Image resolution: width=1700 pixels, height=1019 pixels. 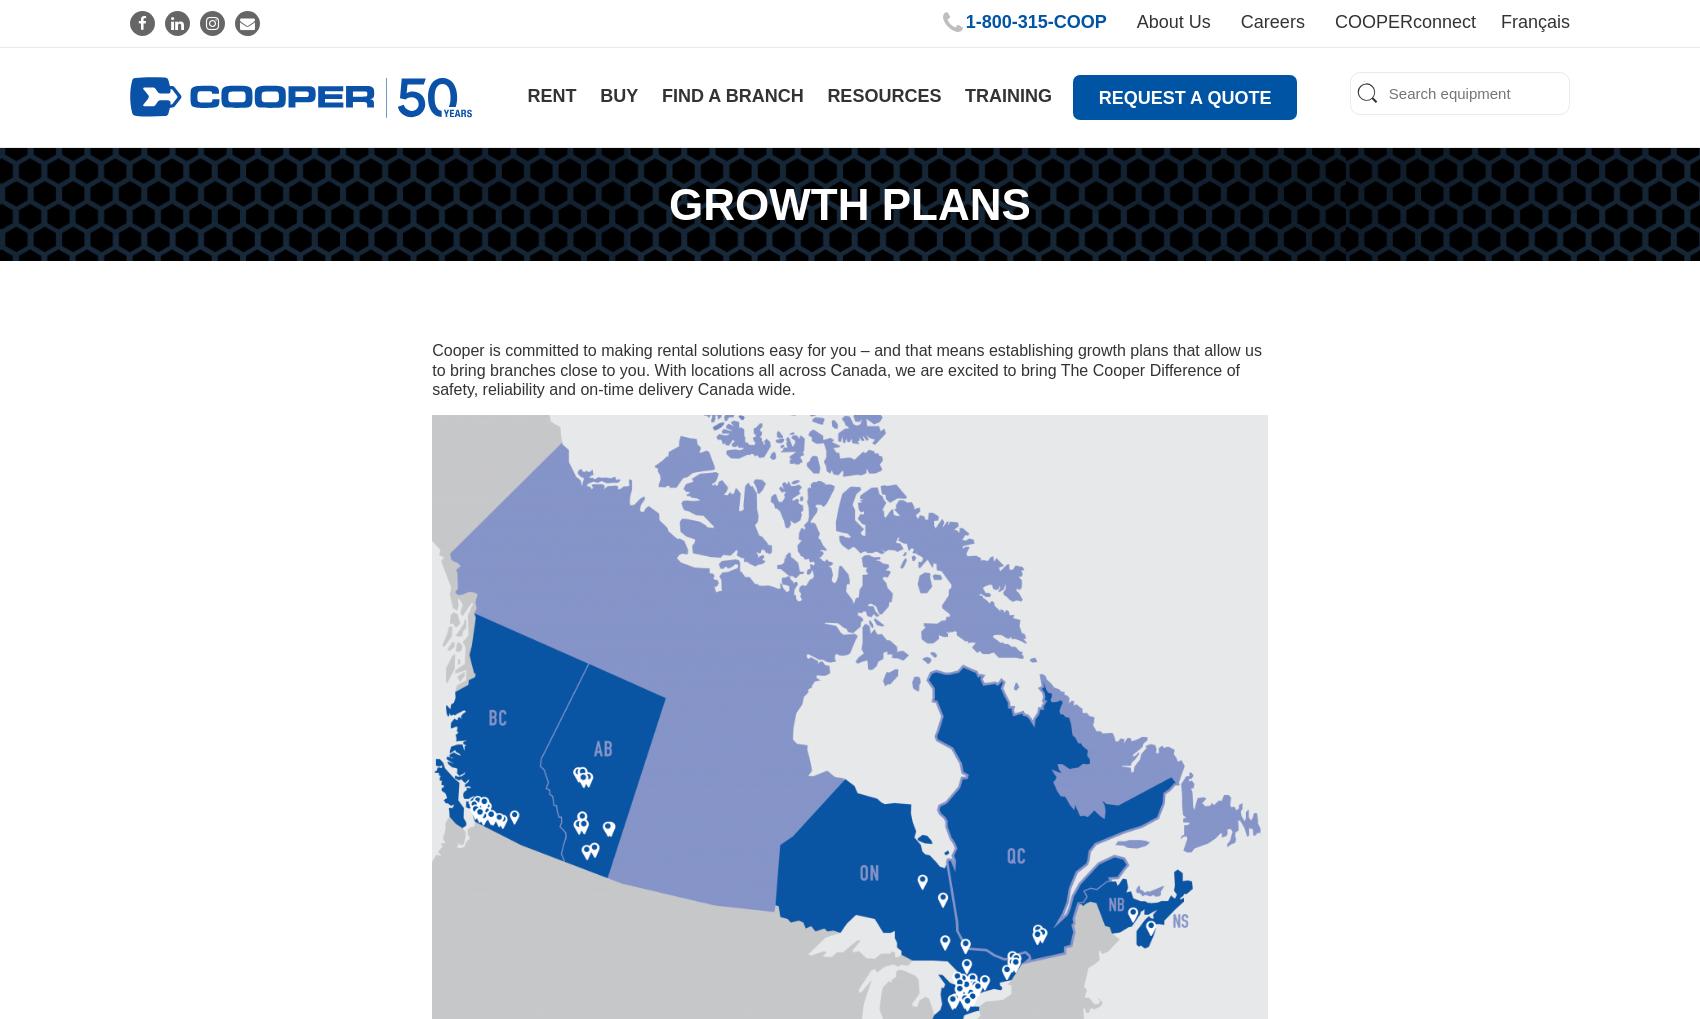 I want to click on 'Training', so click(x=1007, y=93).